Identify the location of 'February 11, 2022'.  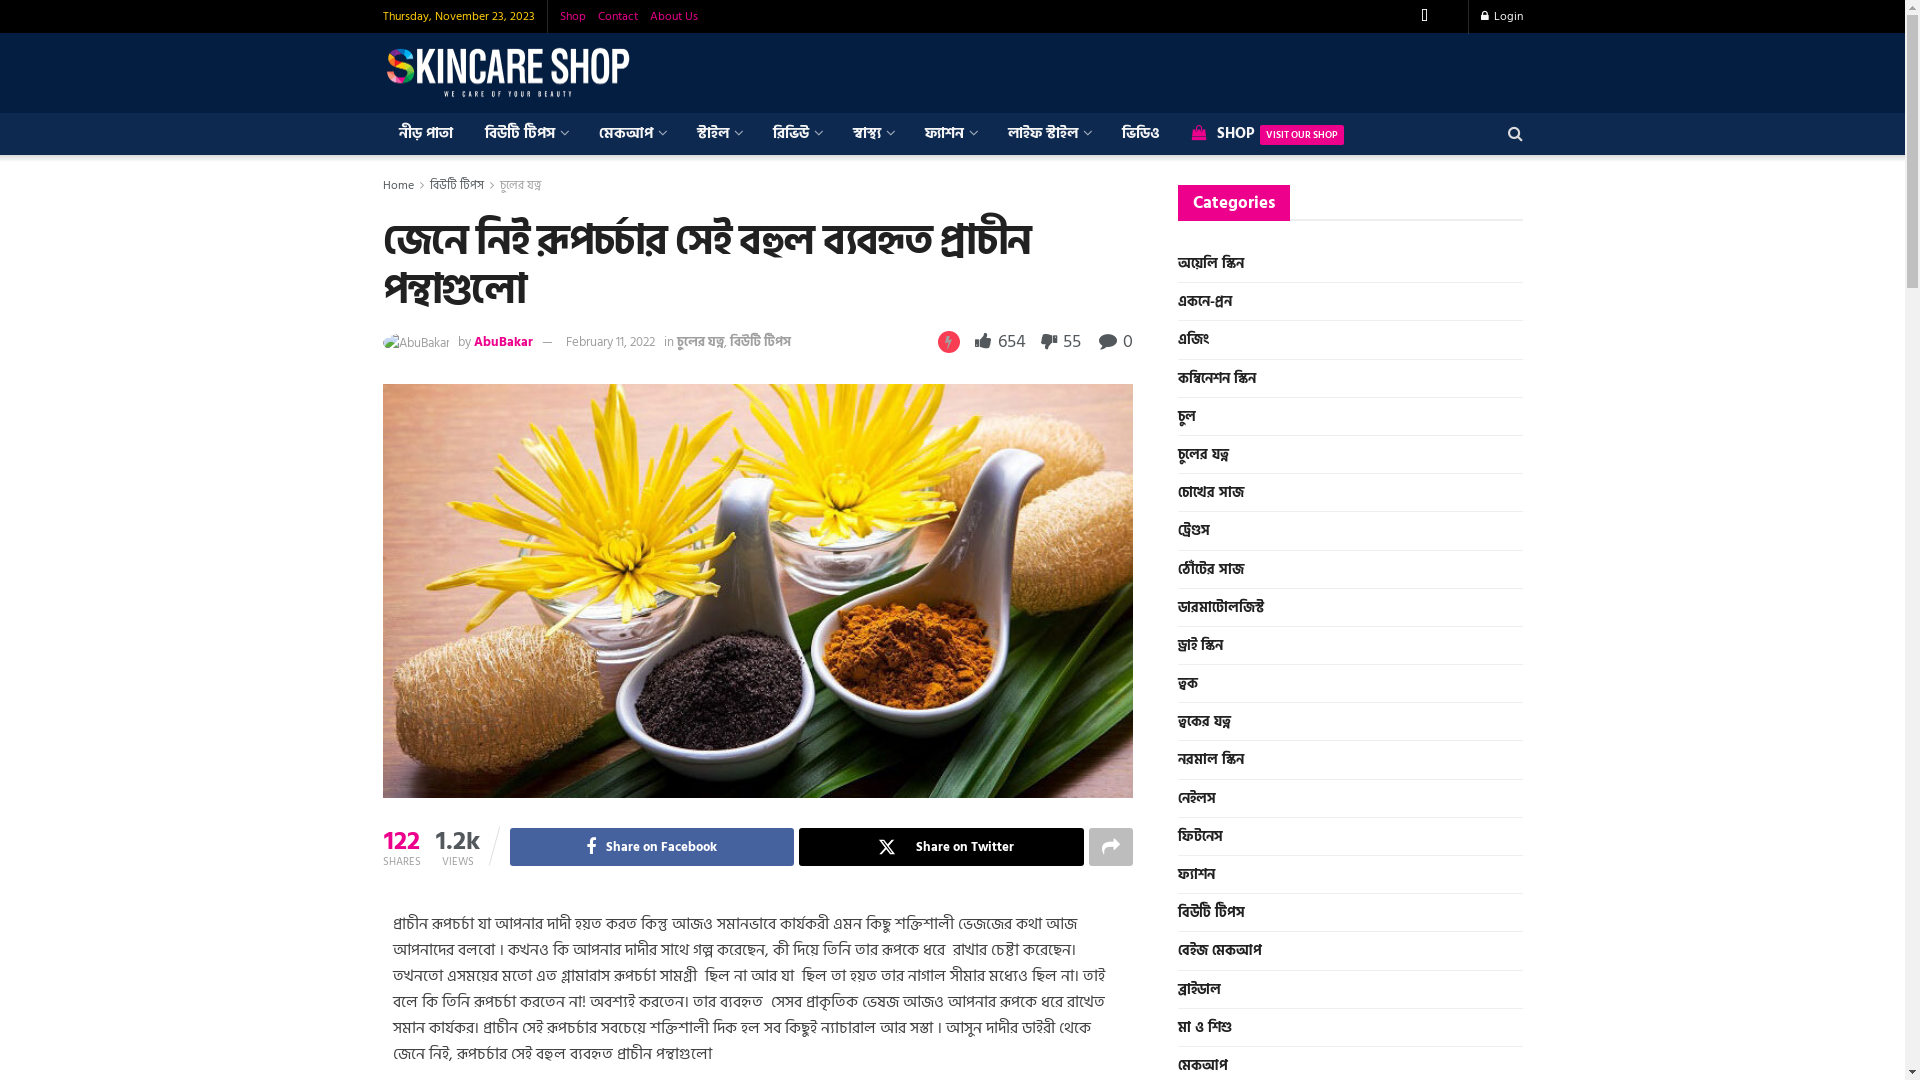
(609, 341).